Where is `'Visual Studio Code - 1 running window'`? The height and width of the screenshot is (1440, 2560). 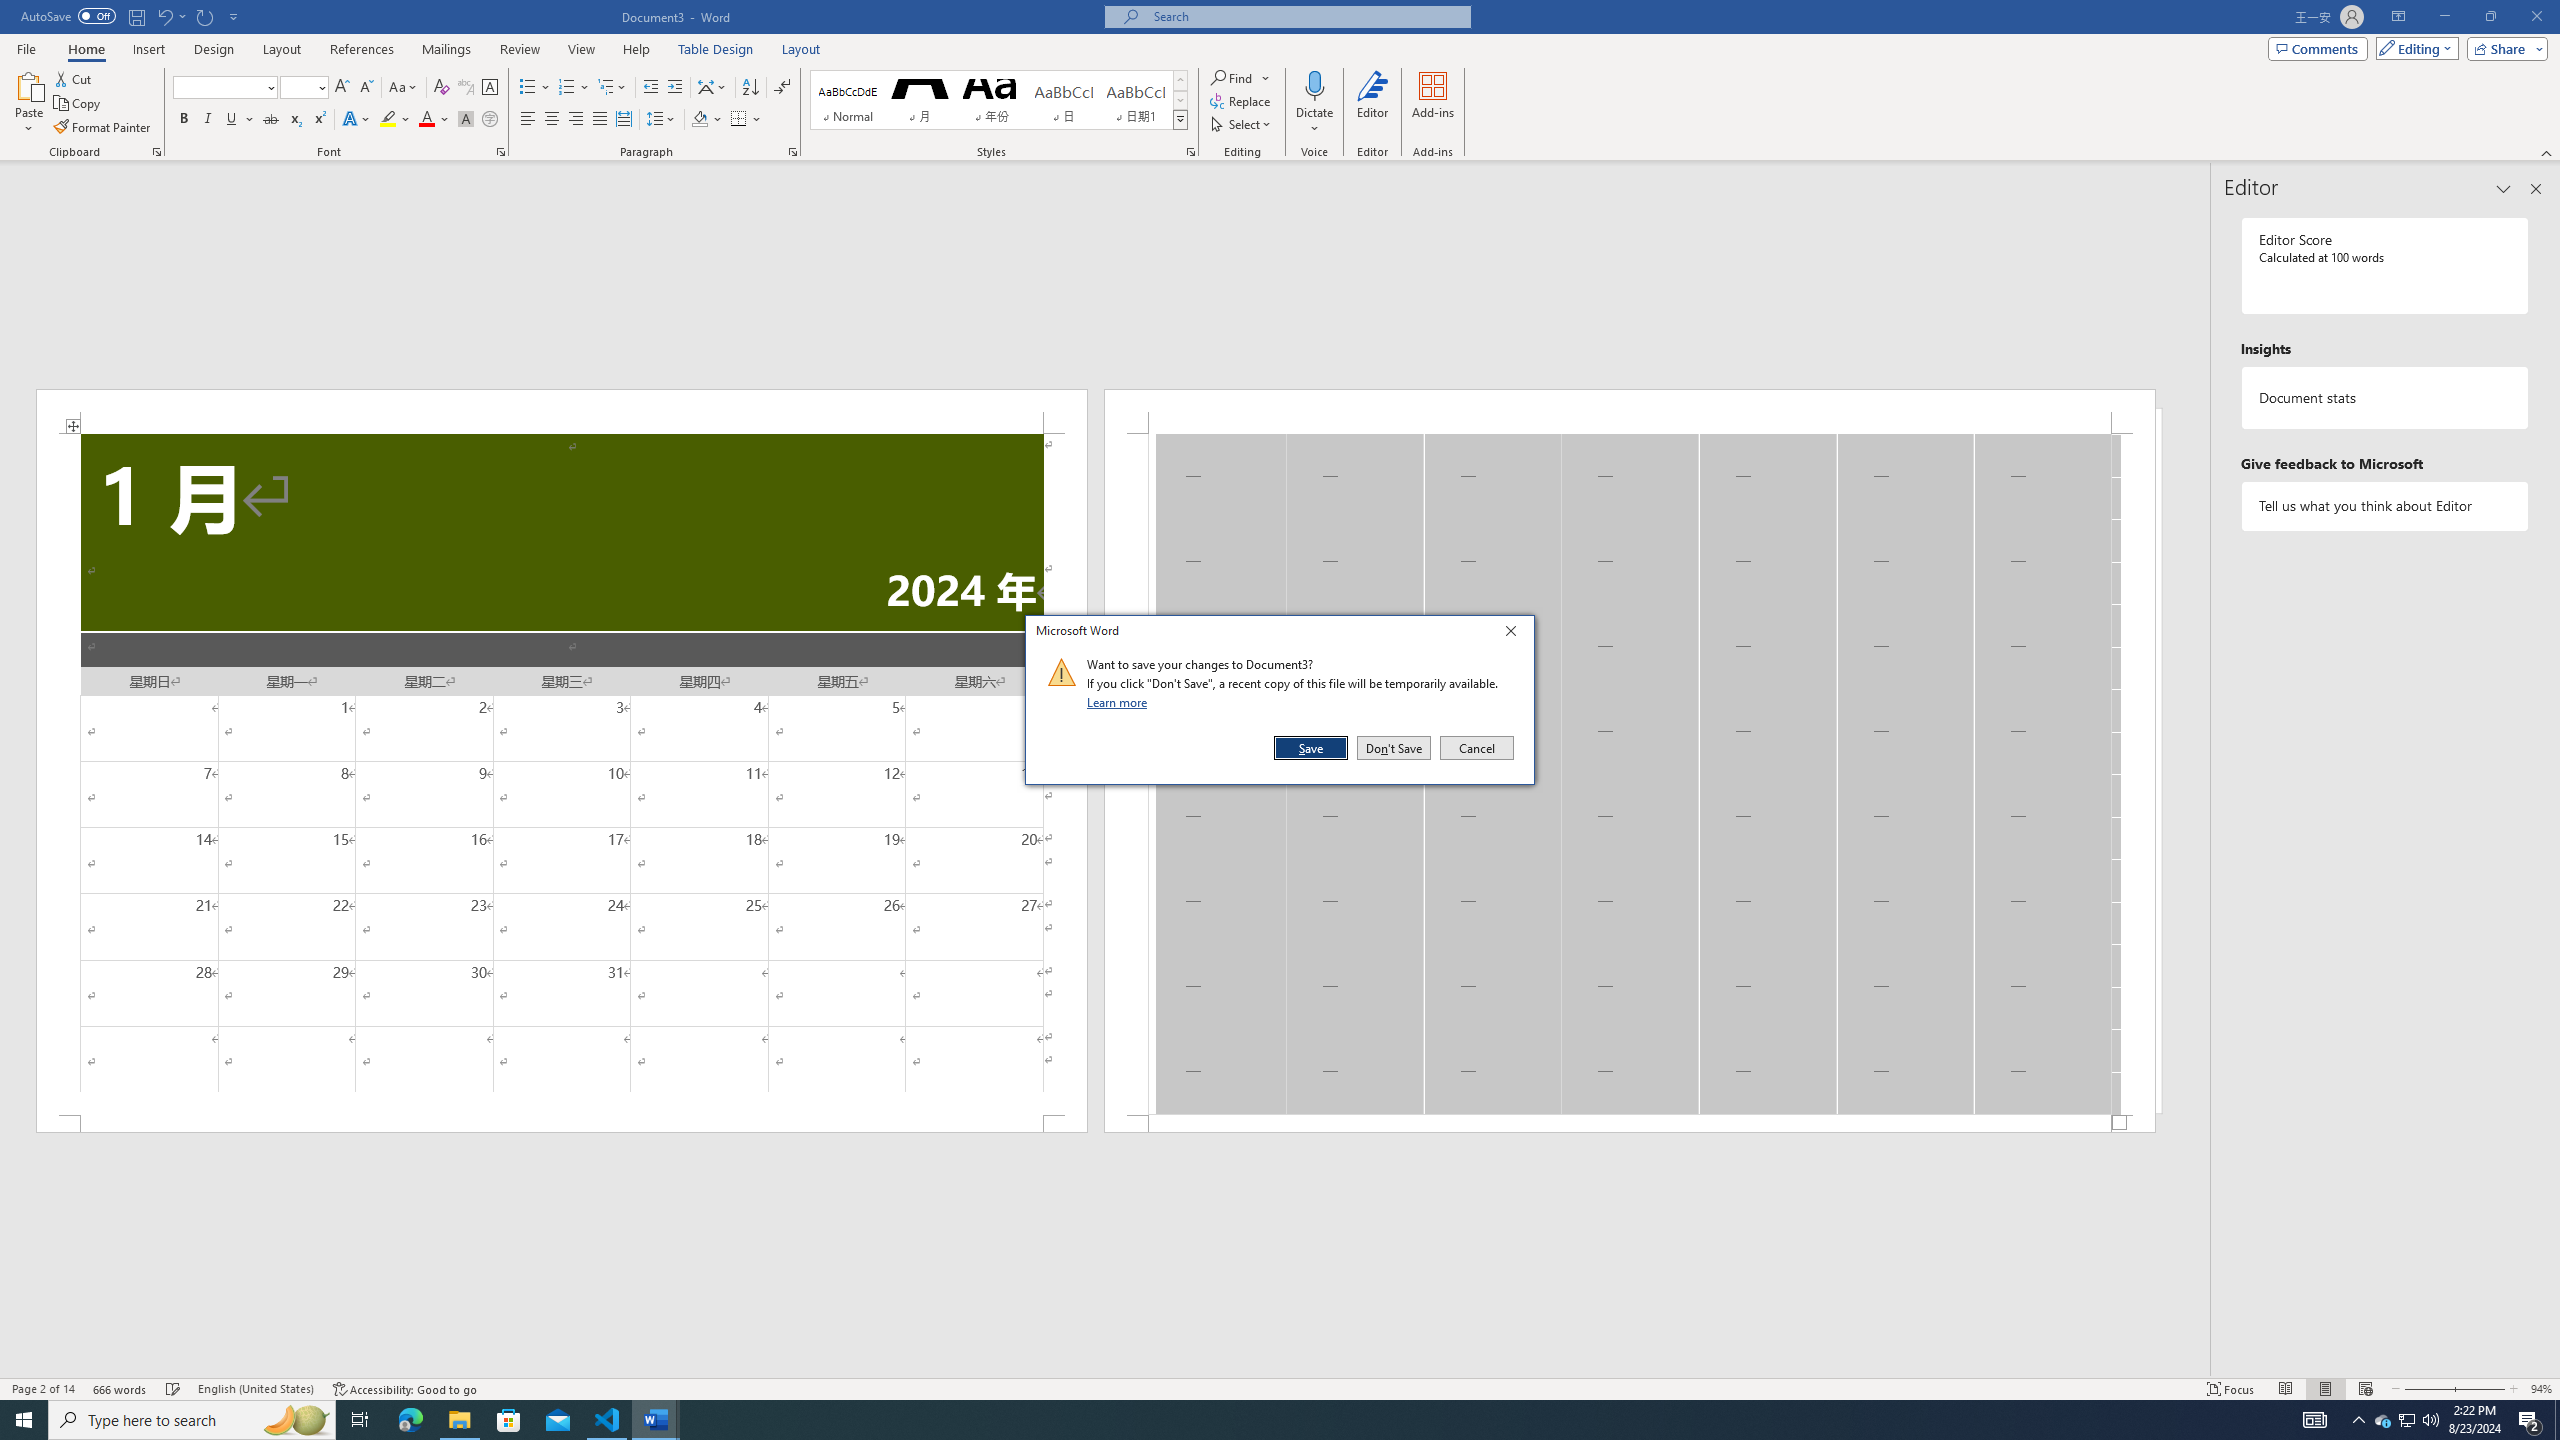 'Visual Studio Code - 1 running window' is located at coordinates (607, 1418).